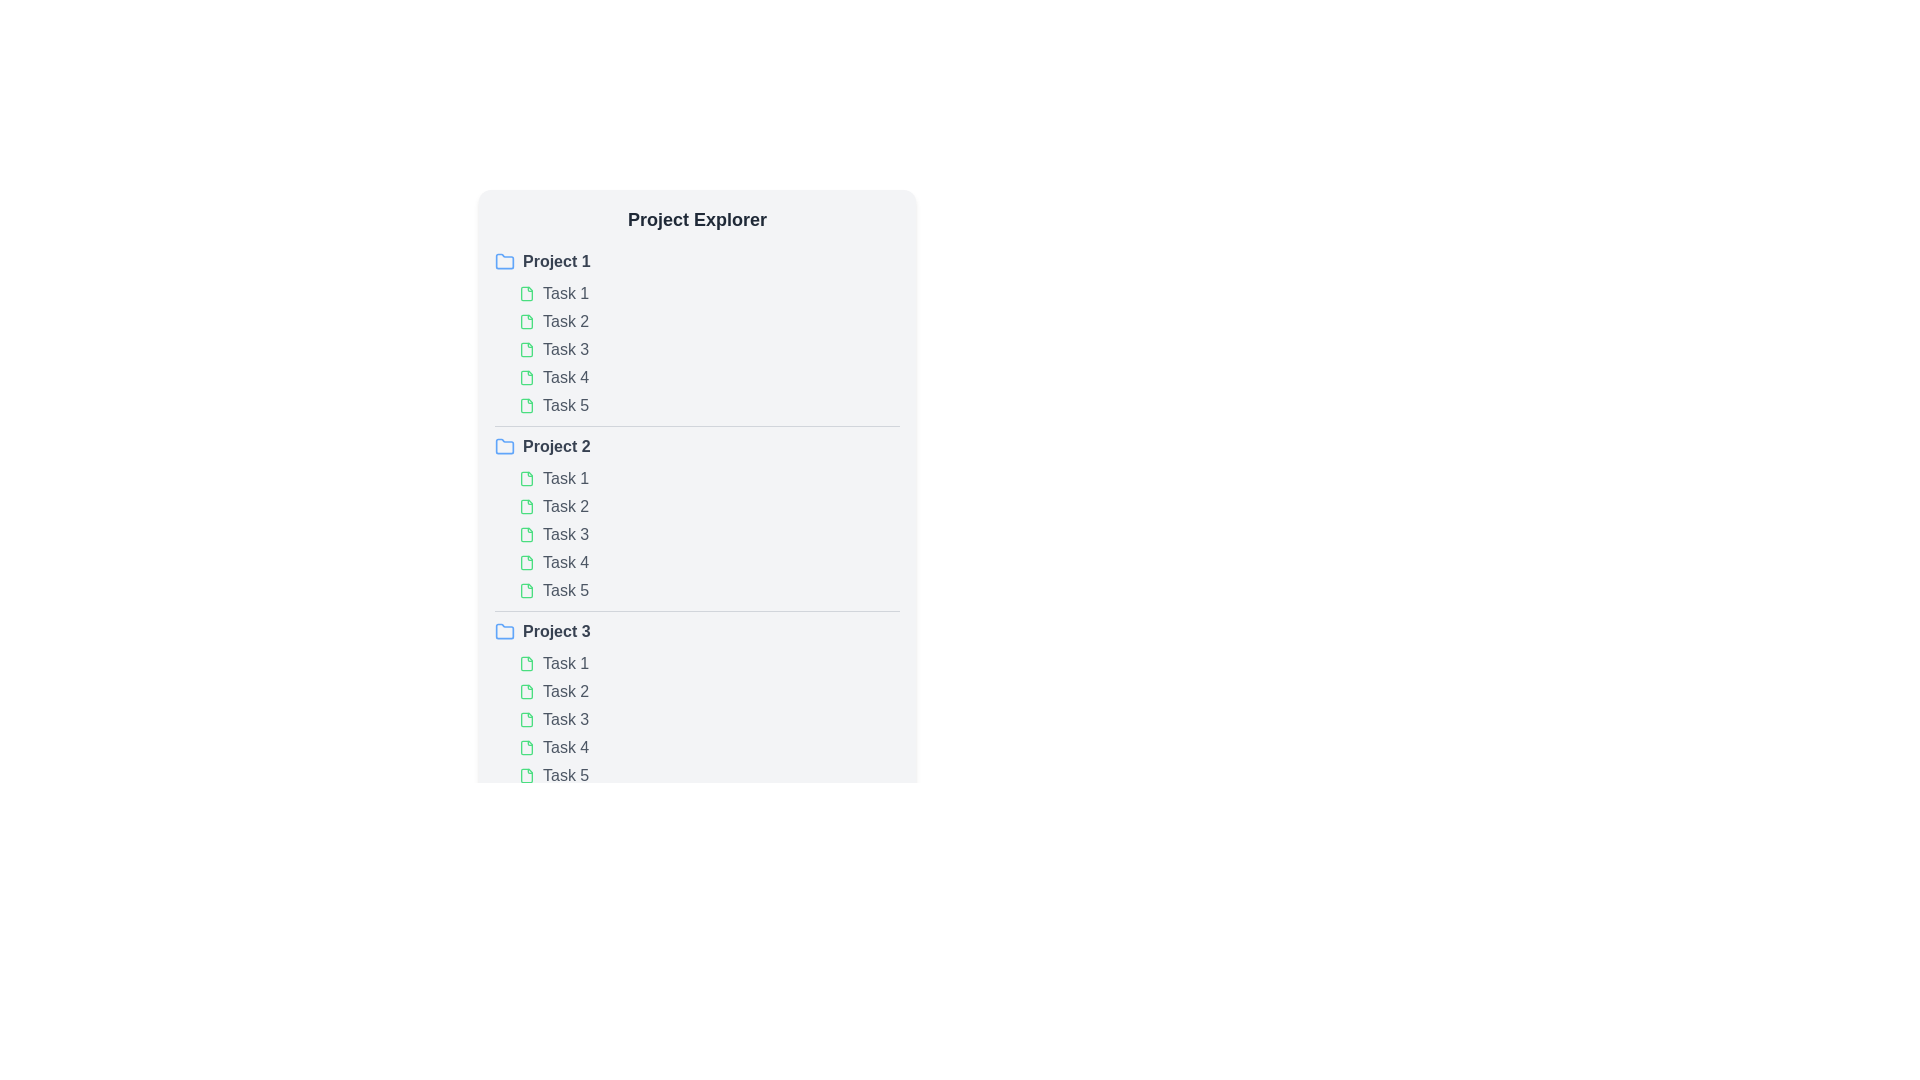  What do you see at coordinates (527, 534) in the screenshot?
I see `the green file icon located to the left of the text element labeled 'Task 3'` at bounding box center [527, 534].